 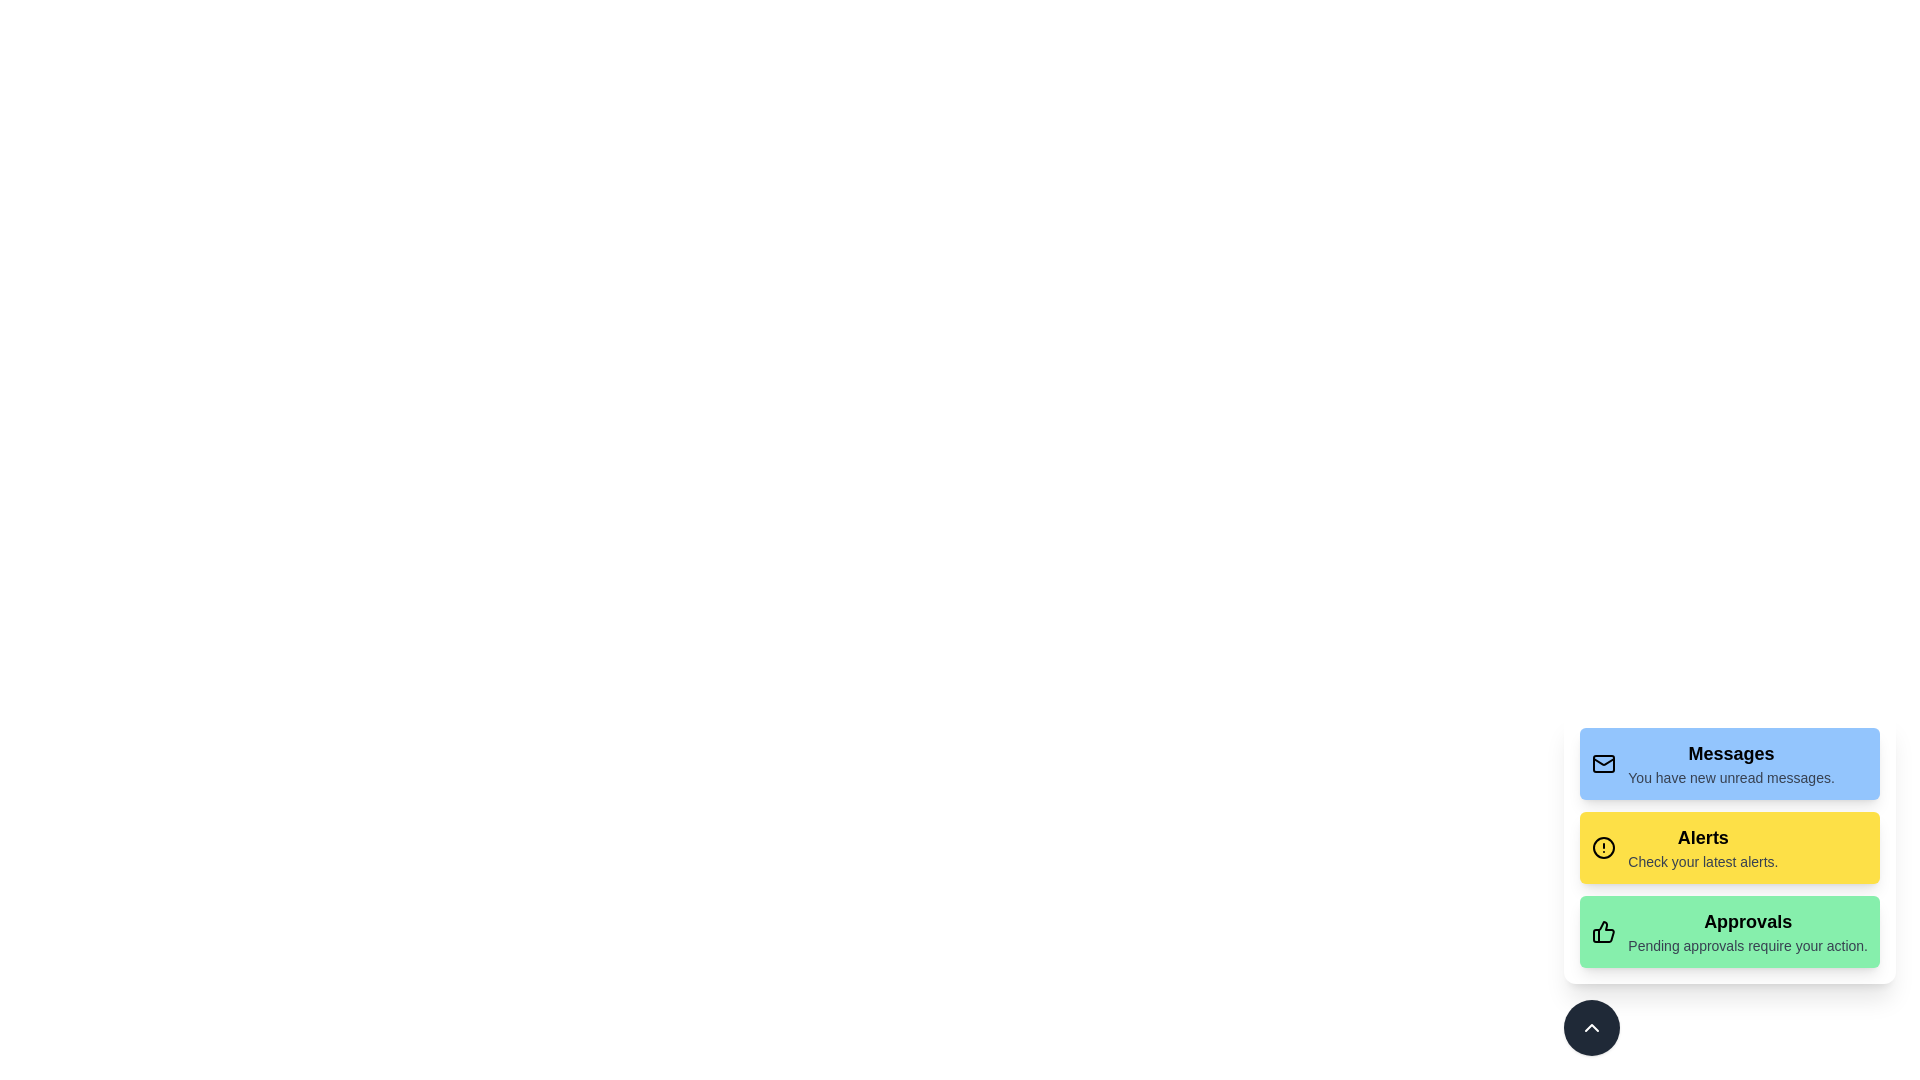 I want to click on the bottom-right button to toggle the notification menu, so click(x=1591, y=1028).